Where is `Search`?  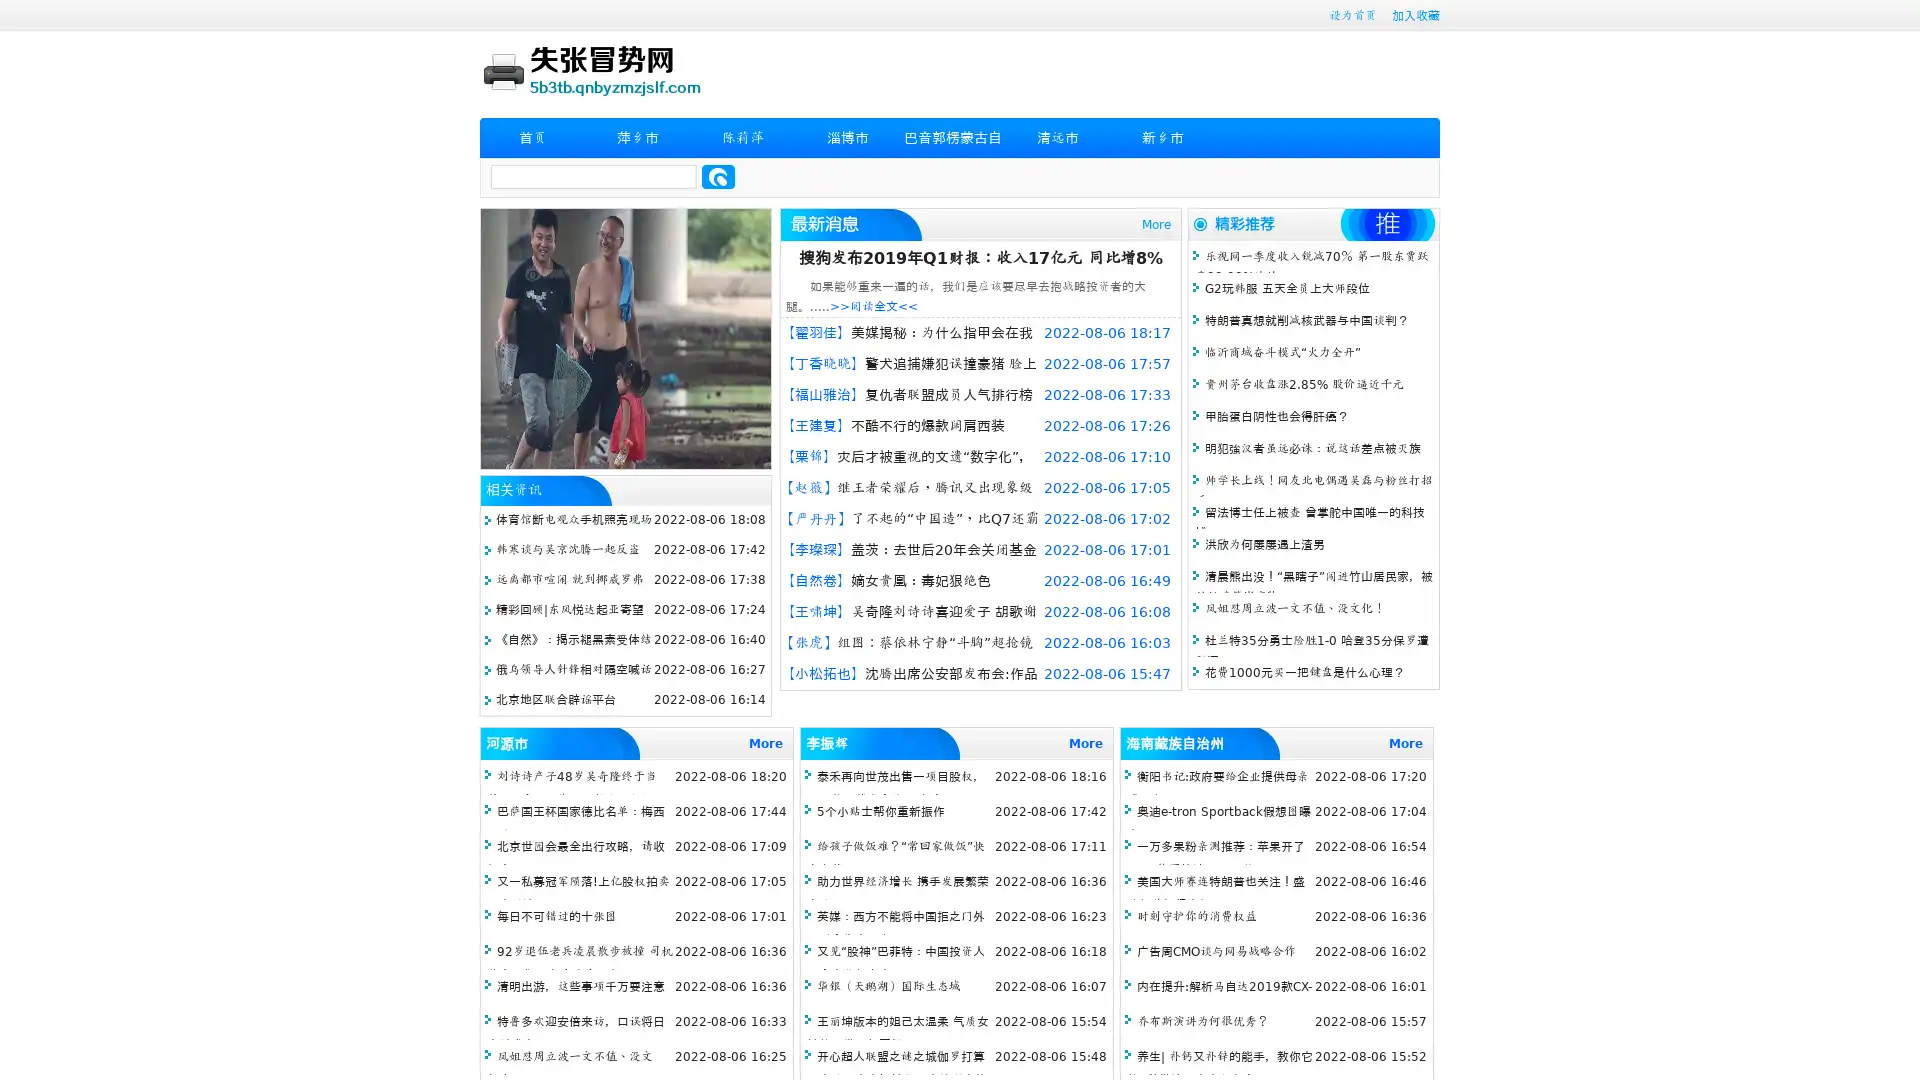 Search is located at coordinates (718, 176).